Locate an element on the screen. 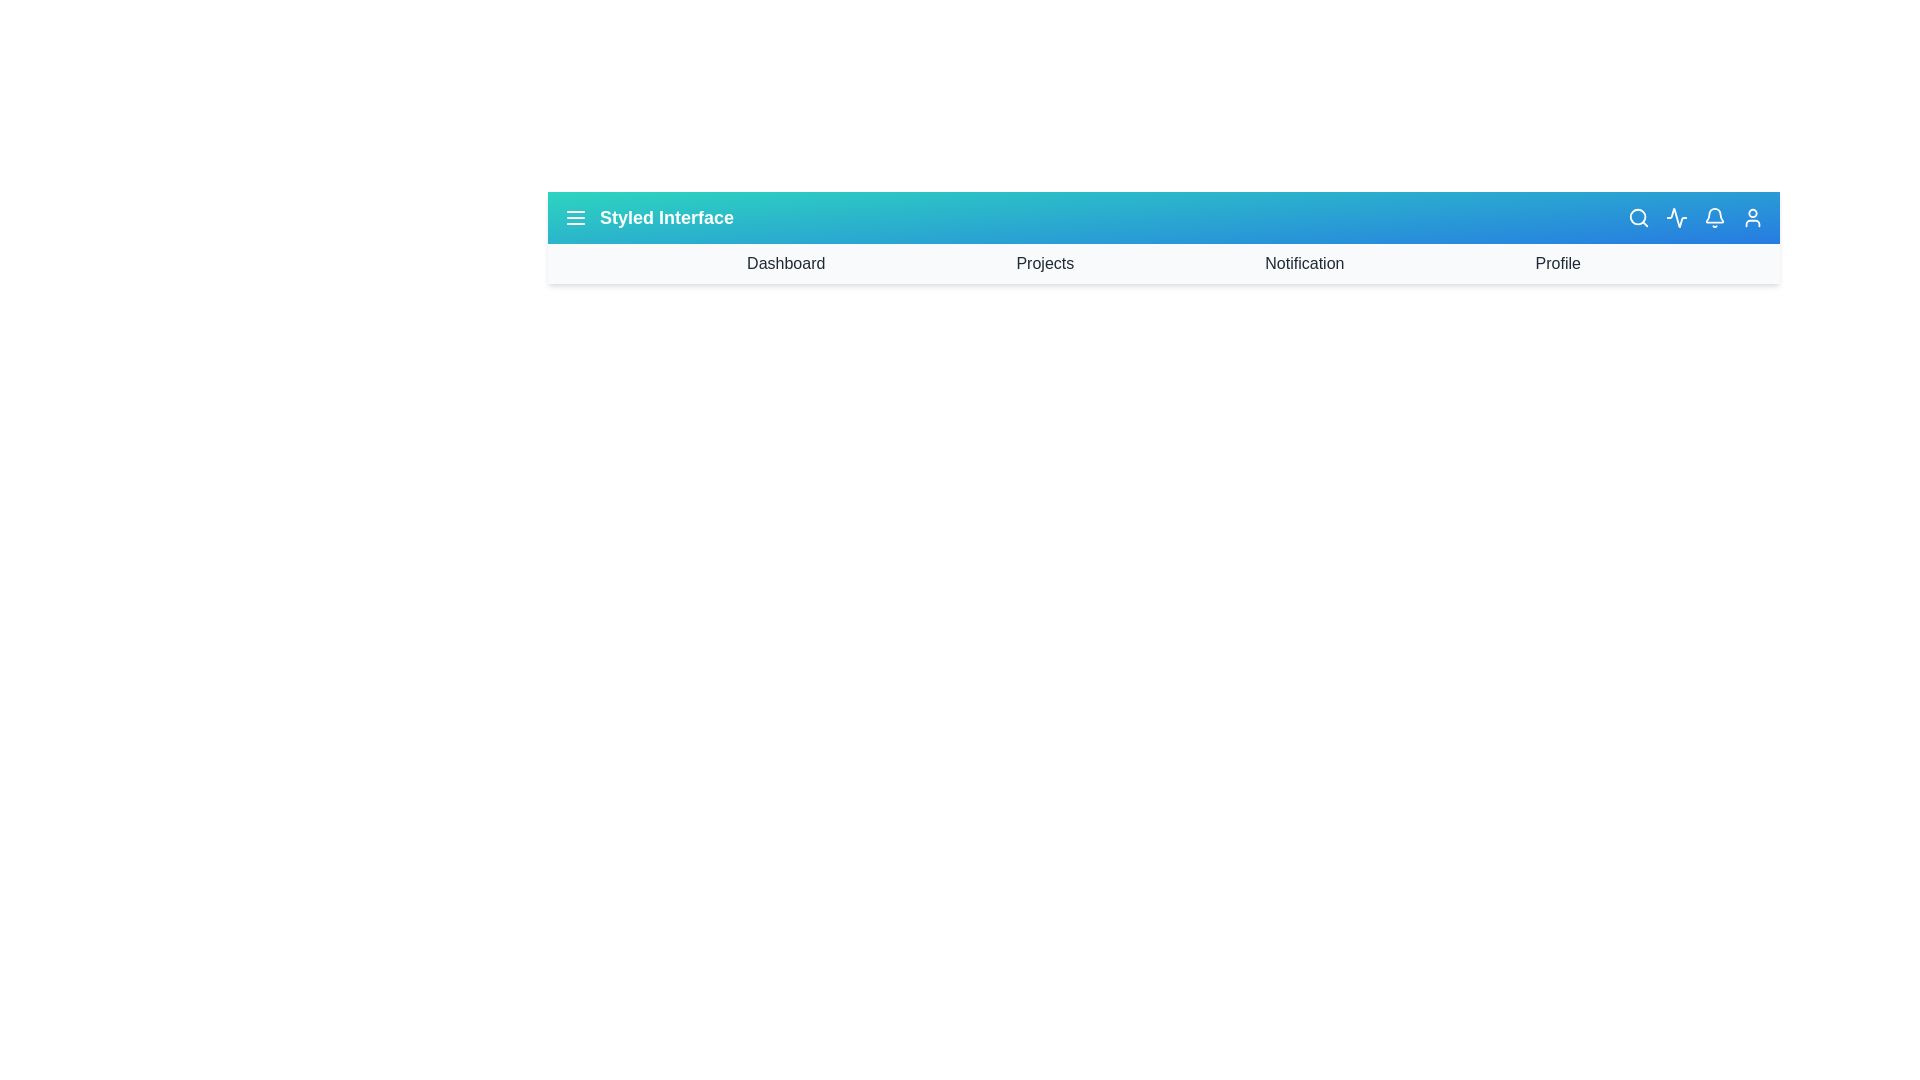 Image resolution: width=1920 pixels, height=1080 pixels. the activity icon in the header is located at coordinates (1676, 218).